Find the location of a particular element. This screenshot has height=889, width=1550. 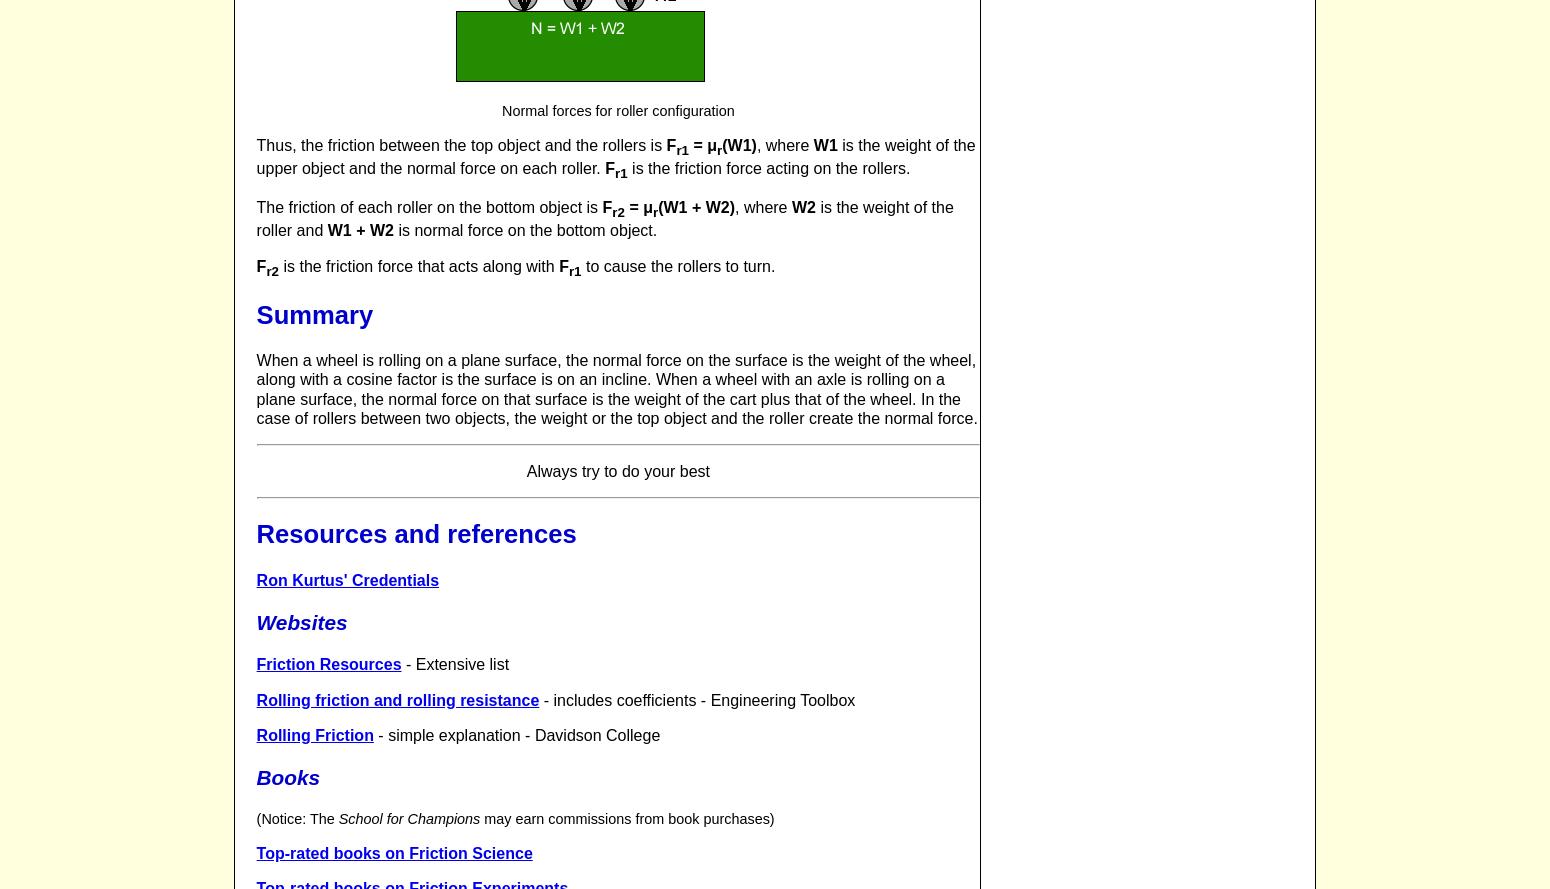

'When a wheel is rolling on a plane surface, the normal force on the surface is the weight of the wheel, along with a cosine factor is the surface is on an incline. When a wheel with an axle is rolling on a plane surface, the normal force on that surface is the weight of the cart plus that of the wheel. In the case of rollers between two objects, the weight or the top object and the roller create the normal force.' is located at coordinates (616, 389).